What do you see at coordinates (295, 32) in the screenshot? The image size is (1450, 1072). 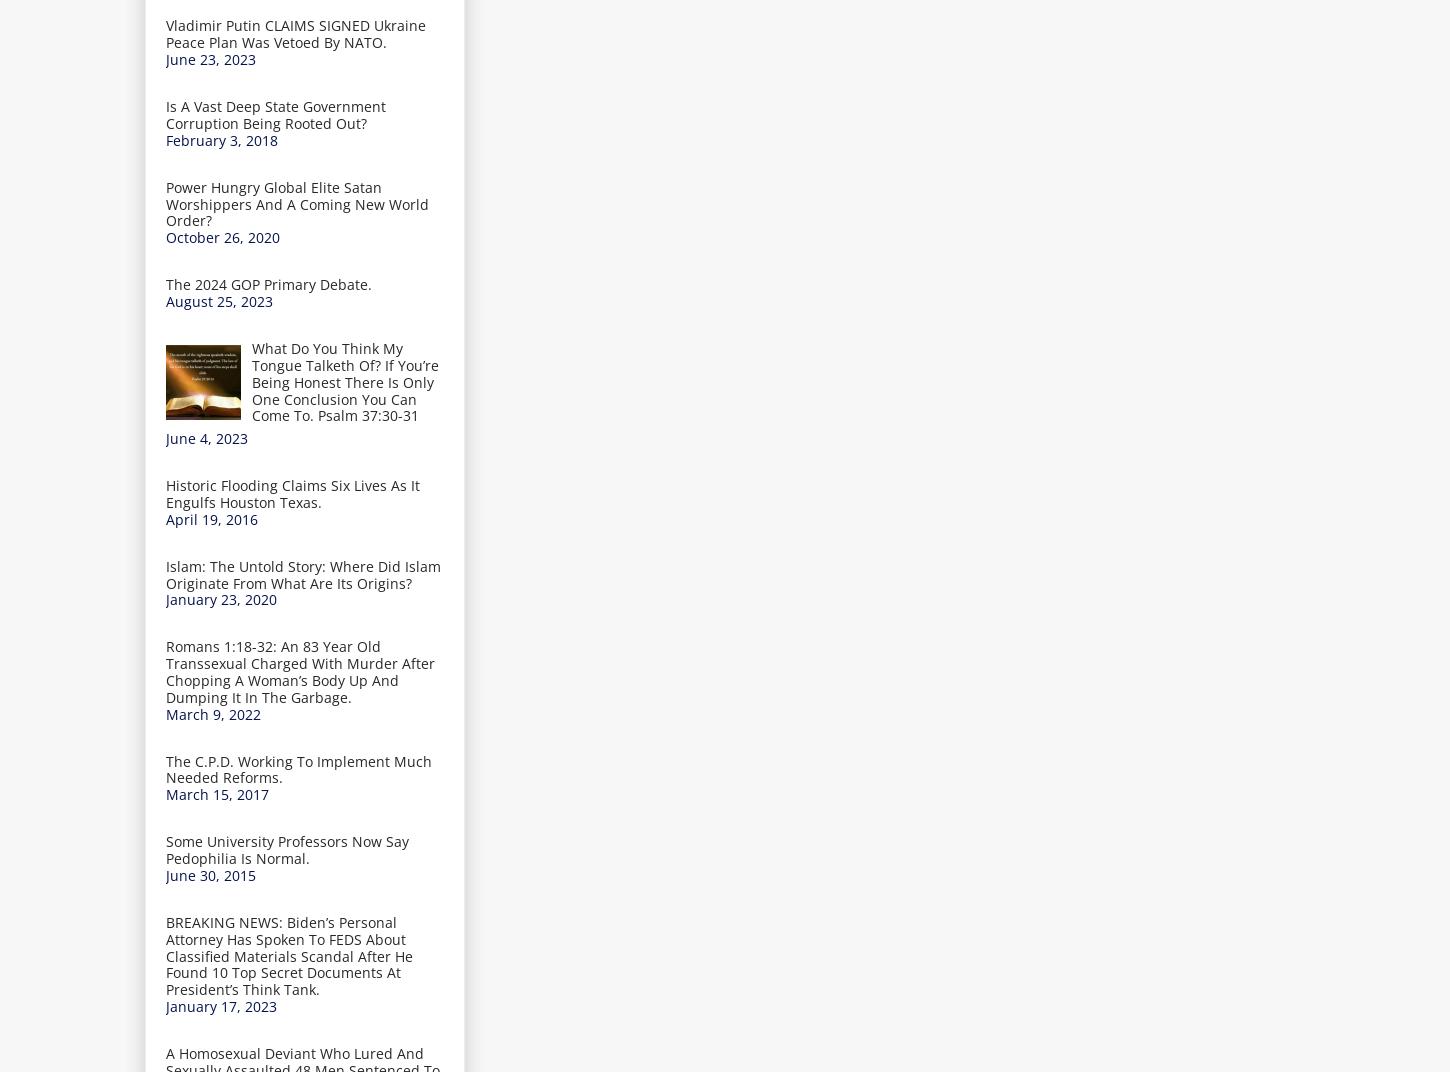 I see `'Vladimir Putin CLAIMS SIGNED Ukraine Peace Plan Was Vetoed By NATO.'` at bounding box center [295, 32].